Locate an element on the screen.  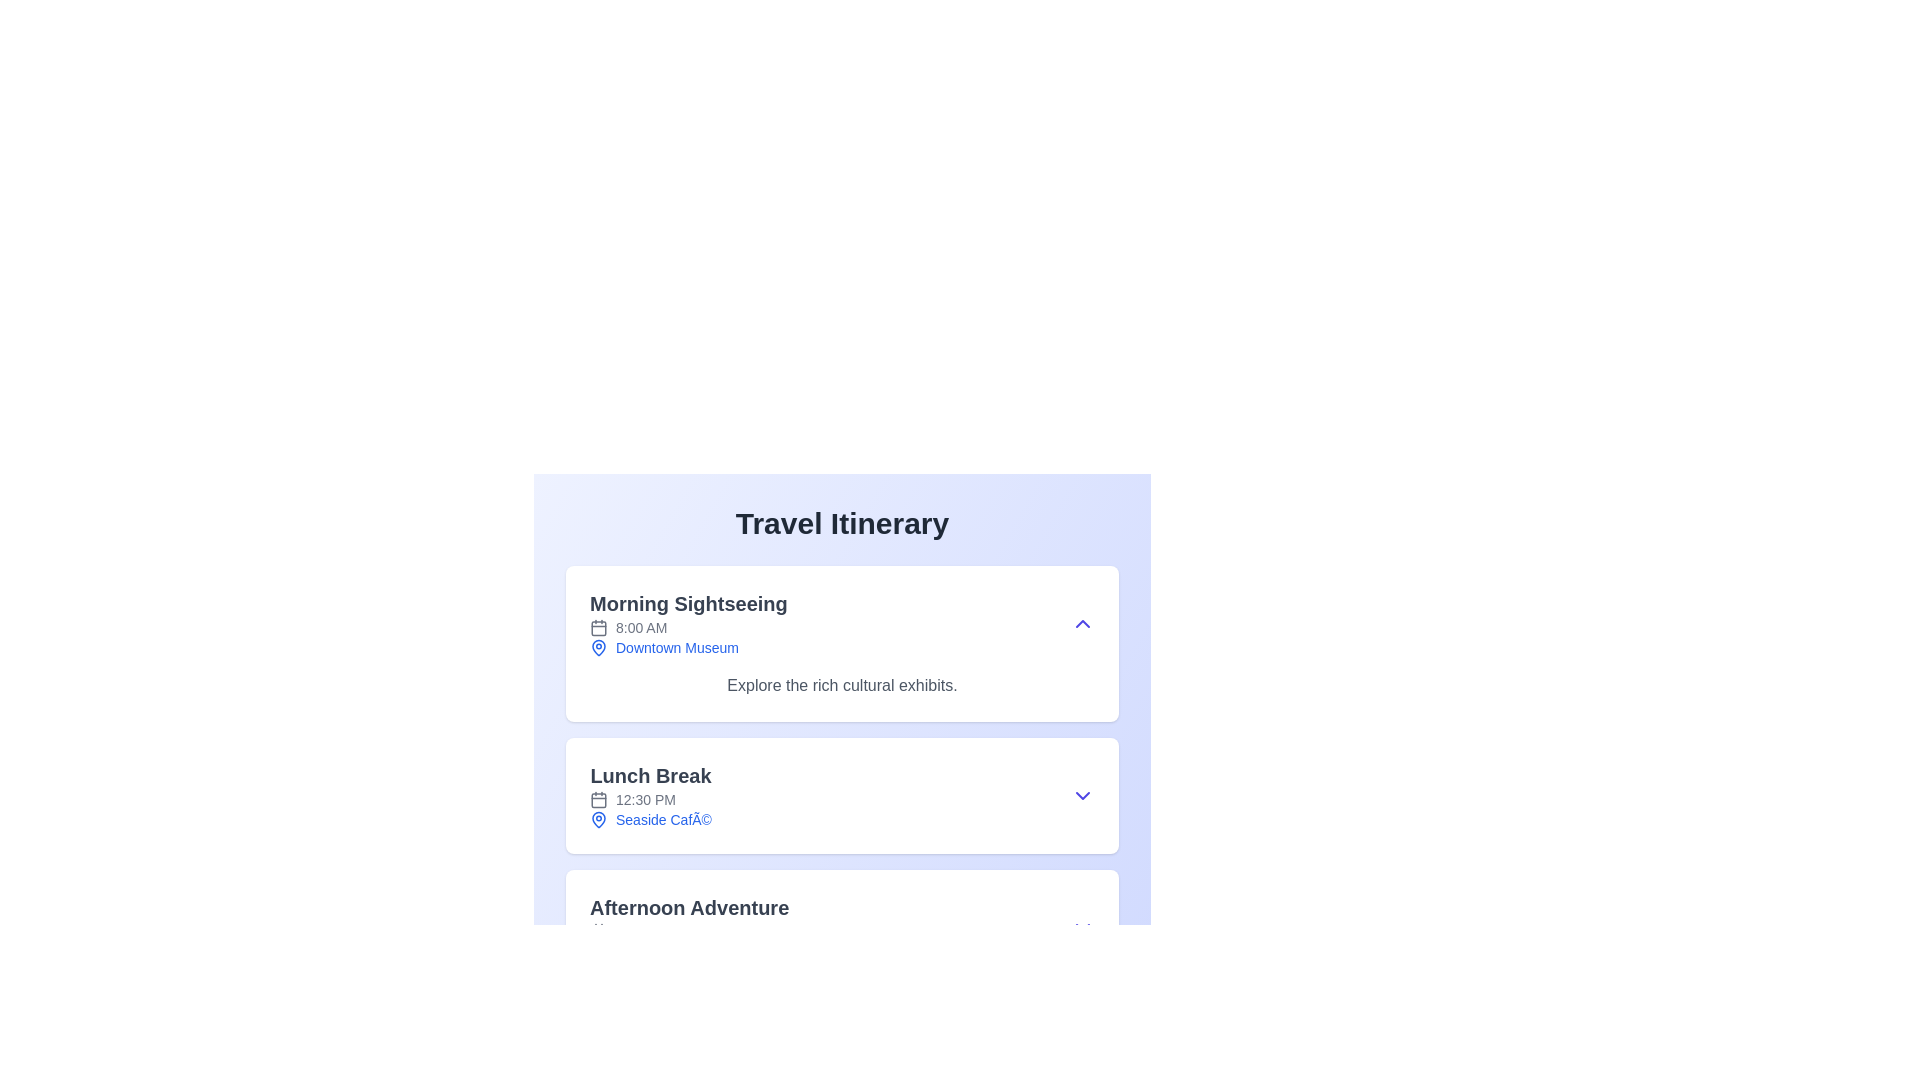
the downward-pointing chevron icon of the Dropdown toggle button in the 'Lunch Break' section is located at coordinates (1082, 794).